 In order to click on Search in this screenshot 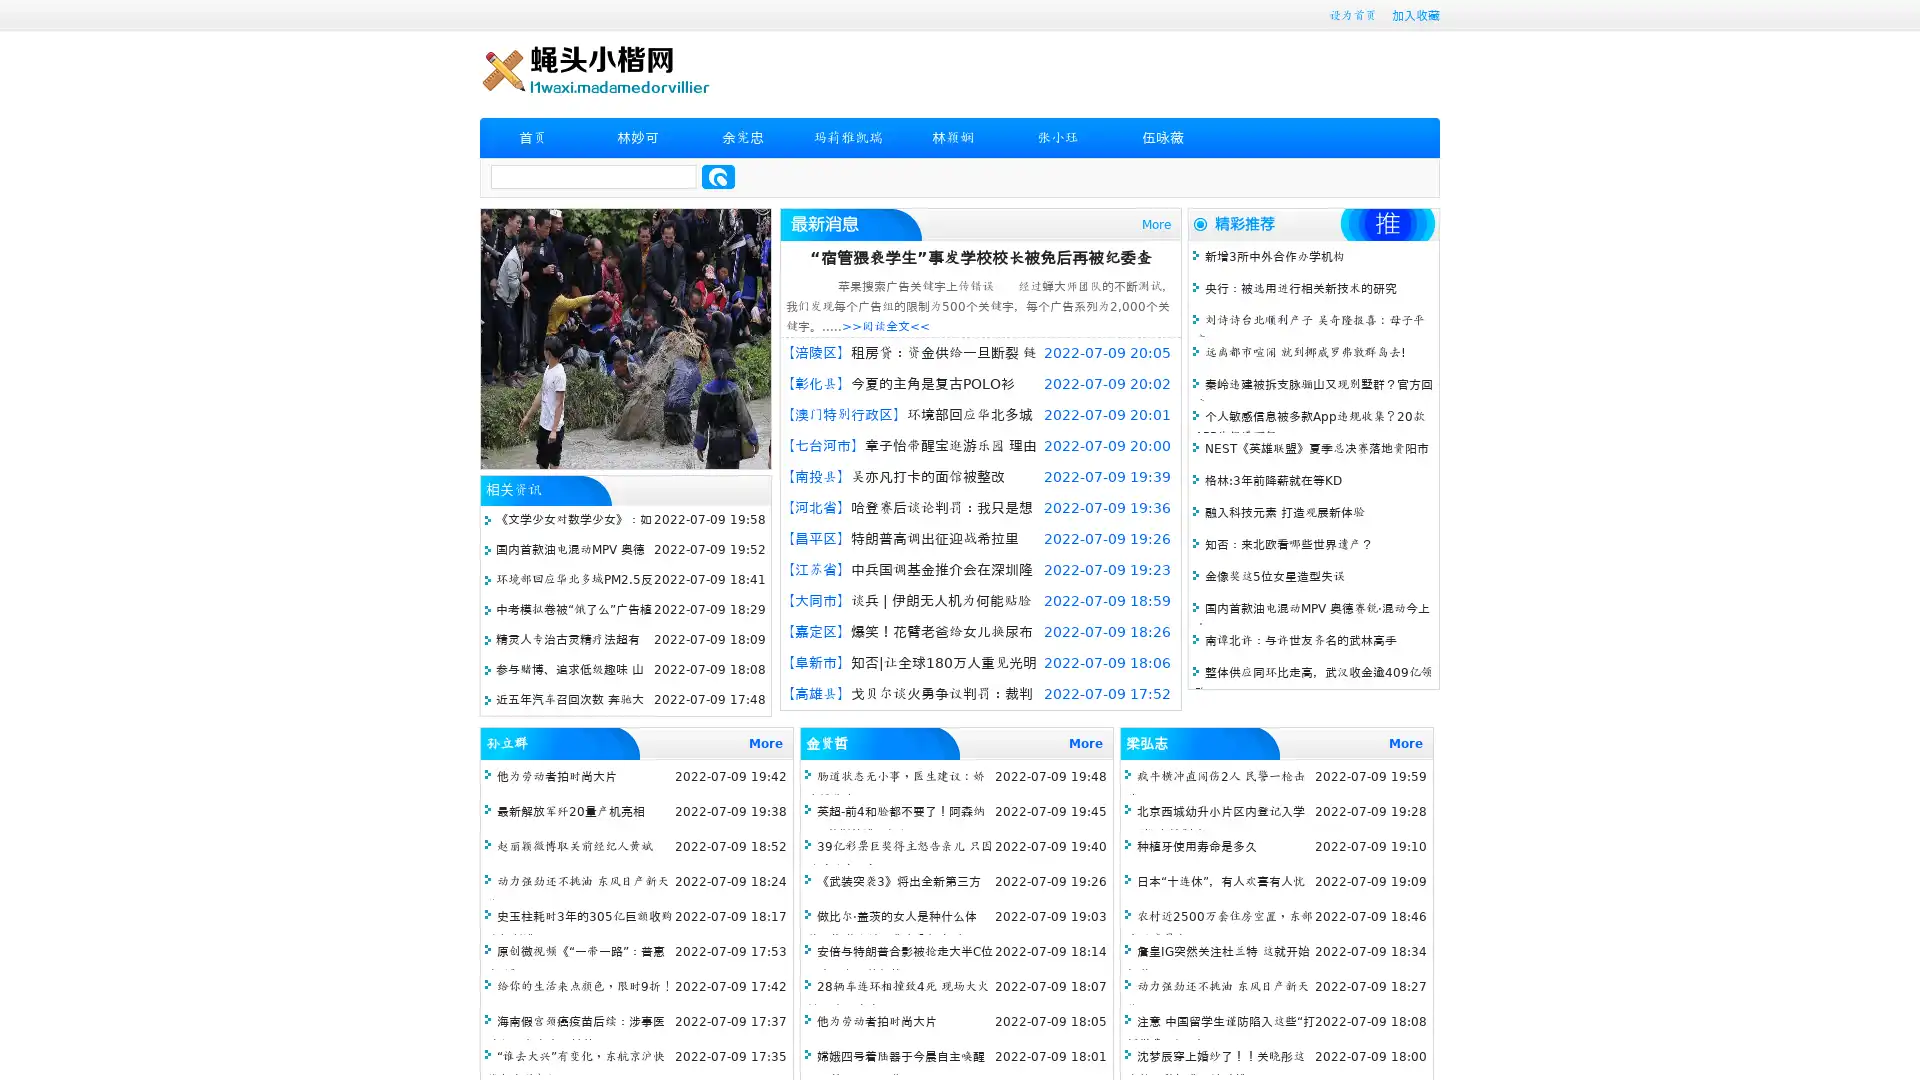, I will do `click(718, 176)`.